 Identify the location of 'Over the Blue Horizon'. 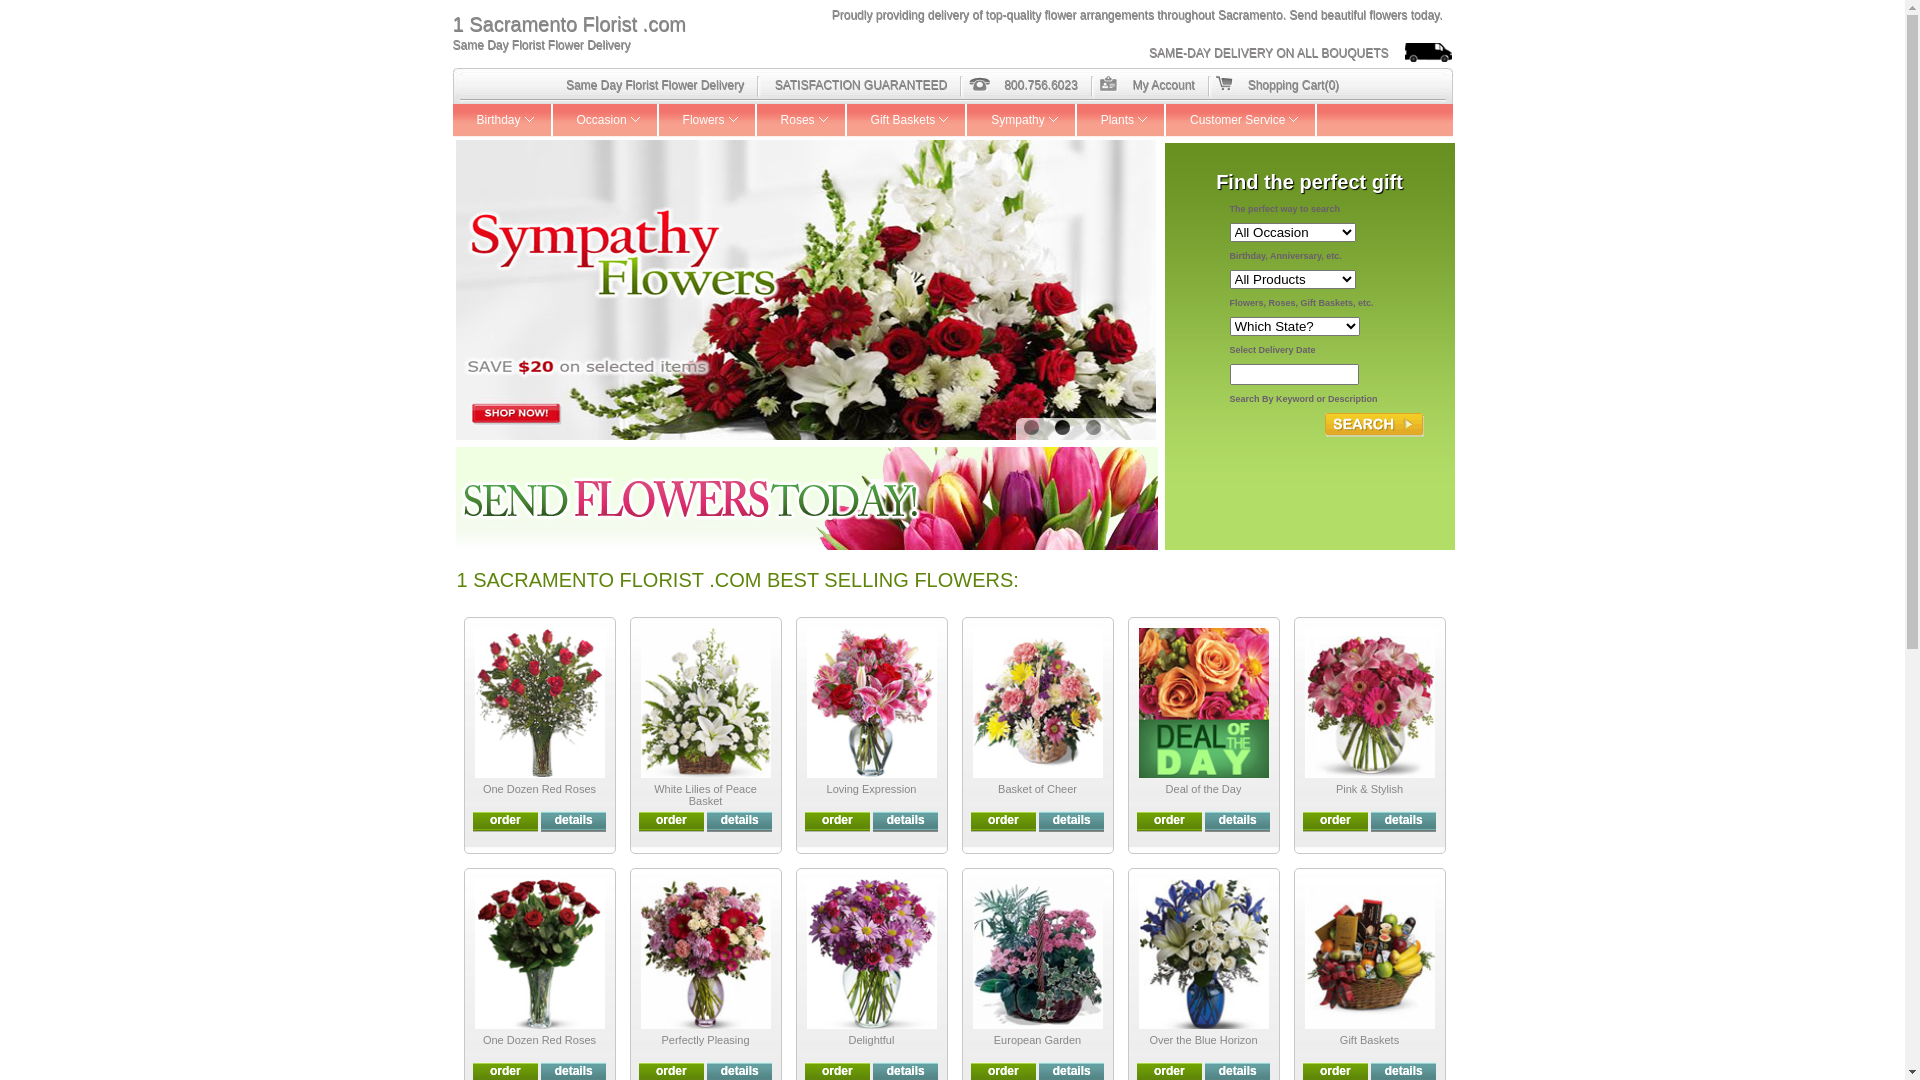
(1202, 1039).